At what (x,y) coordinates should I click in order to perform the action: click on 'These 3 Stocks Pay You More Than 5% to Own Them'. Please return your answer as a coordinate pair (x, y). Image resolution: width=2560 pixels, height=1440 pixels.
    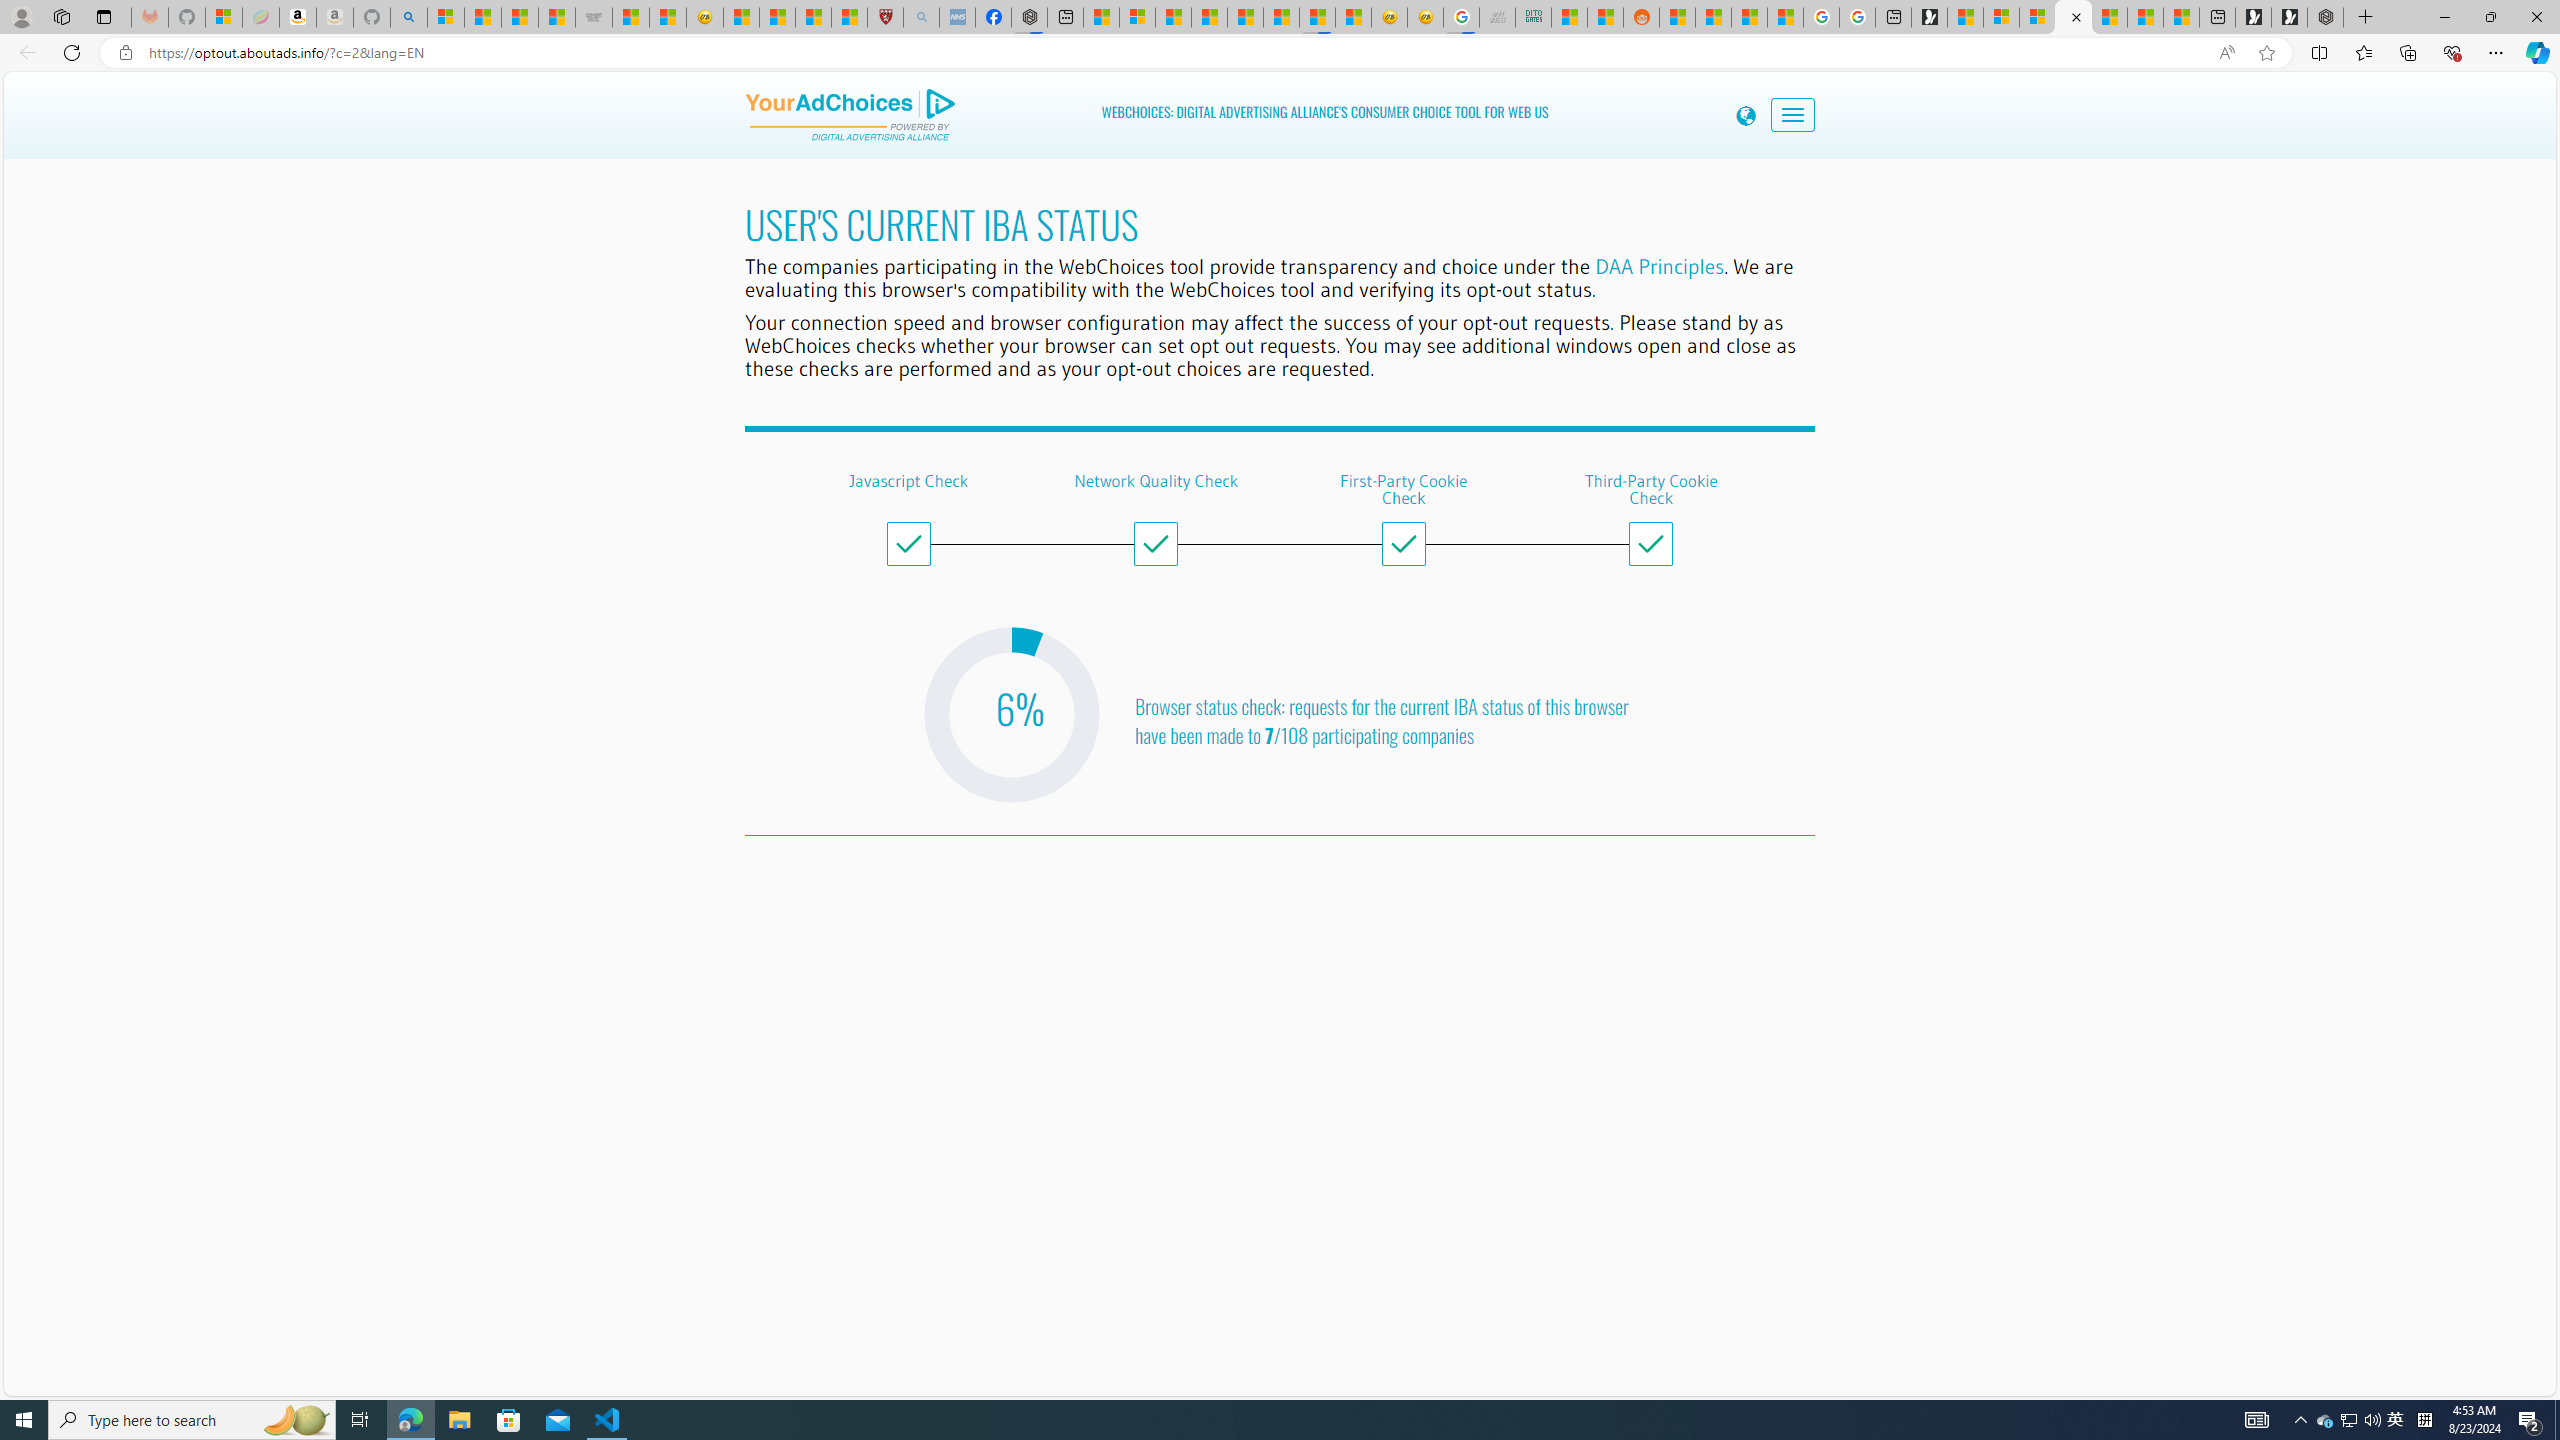
    Looking at the image, I should click on (2180, 16).